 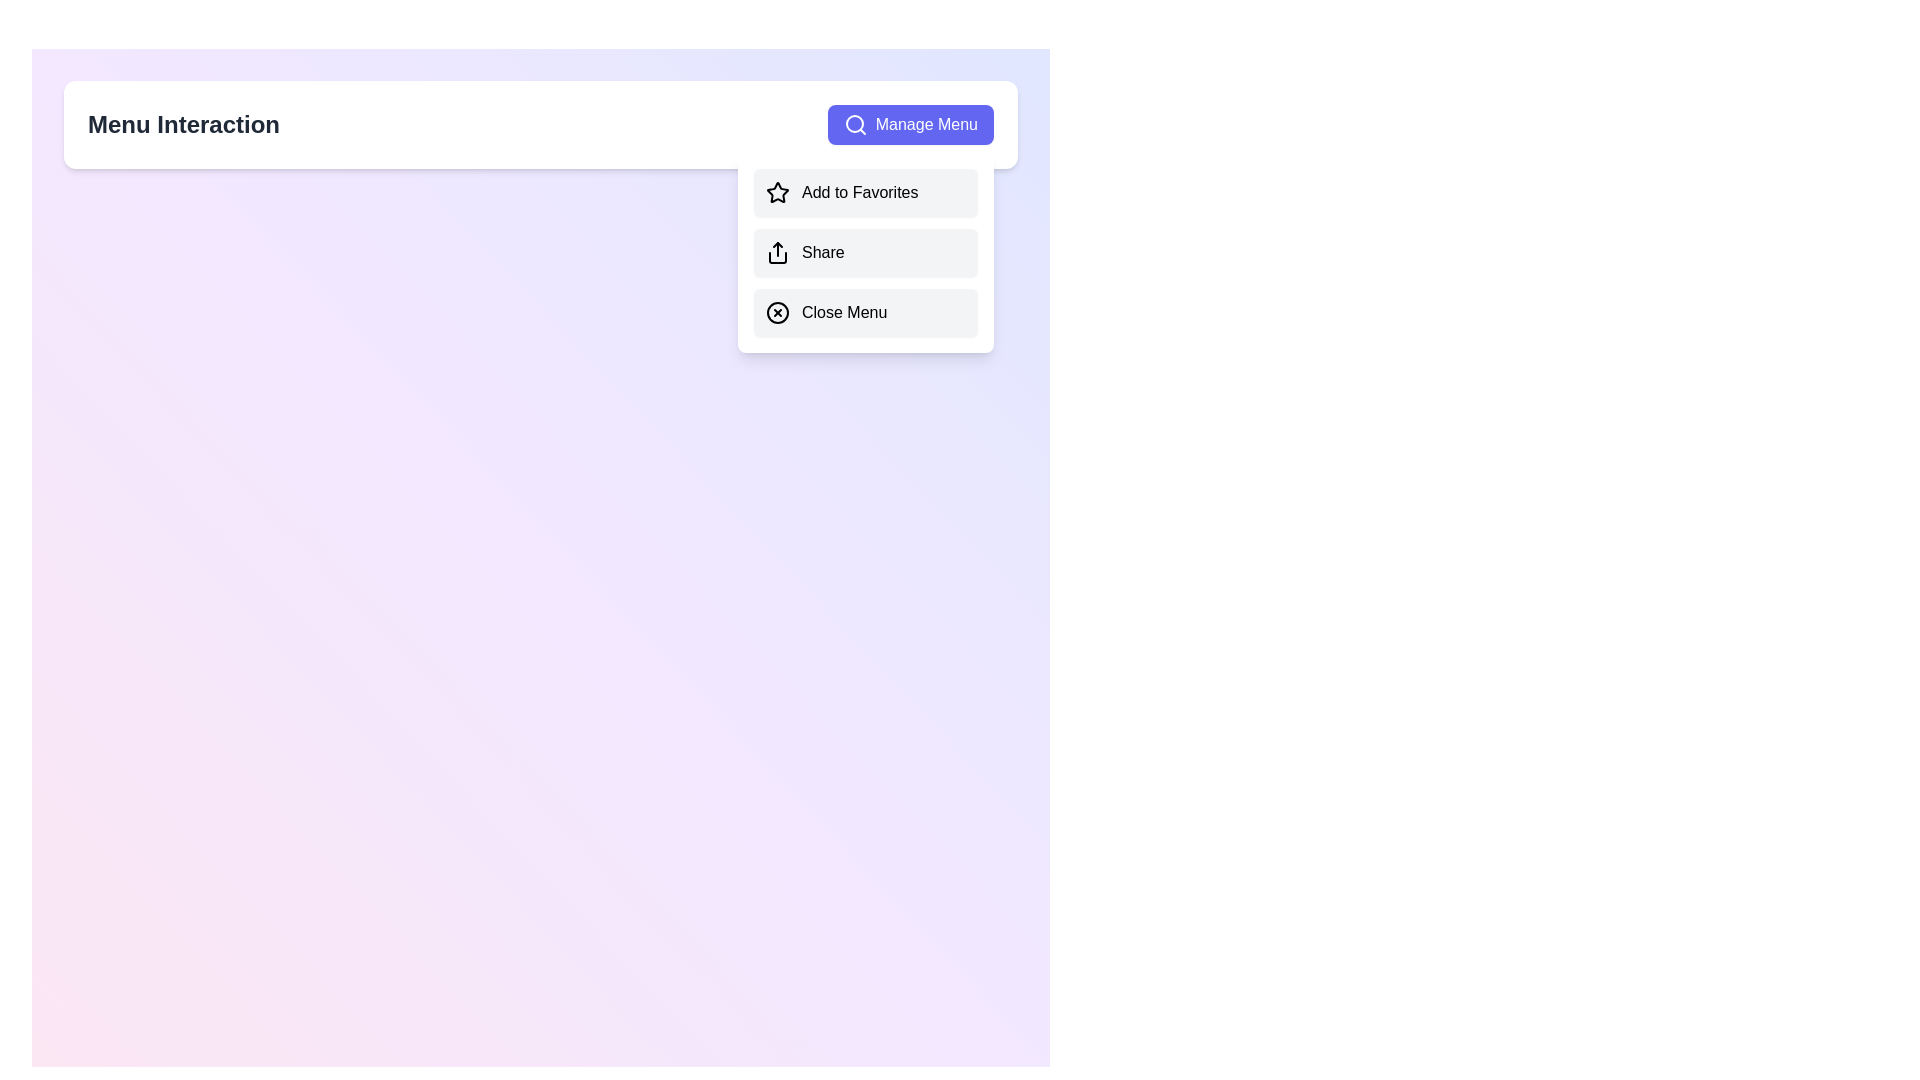 I want to click on the magnifying glass icon located within the 'Manage Menu' button at the top right of the interface, so click(x=855, y=124).